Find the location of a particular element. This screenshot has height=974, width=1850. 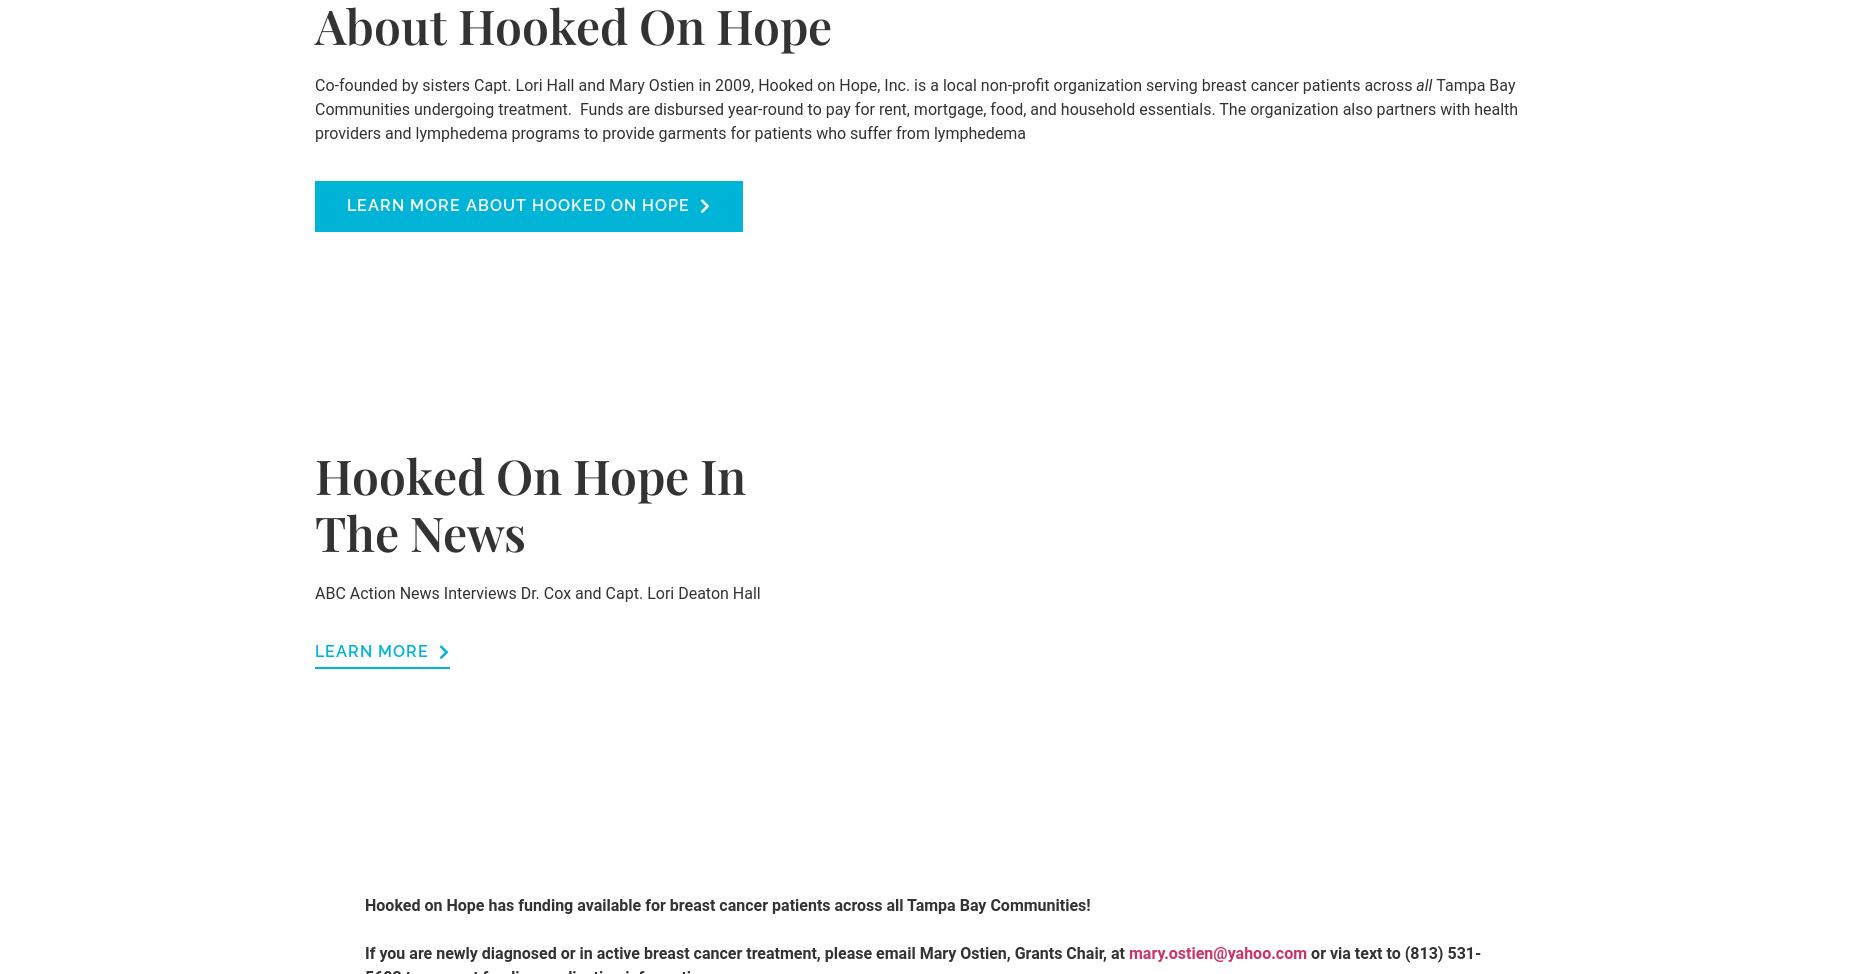

'Learn more' is located at coordinates (371, 651).